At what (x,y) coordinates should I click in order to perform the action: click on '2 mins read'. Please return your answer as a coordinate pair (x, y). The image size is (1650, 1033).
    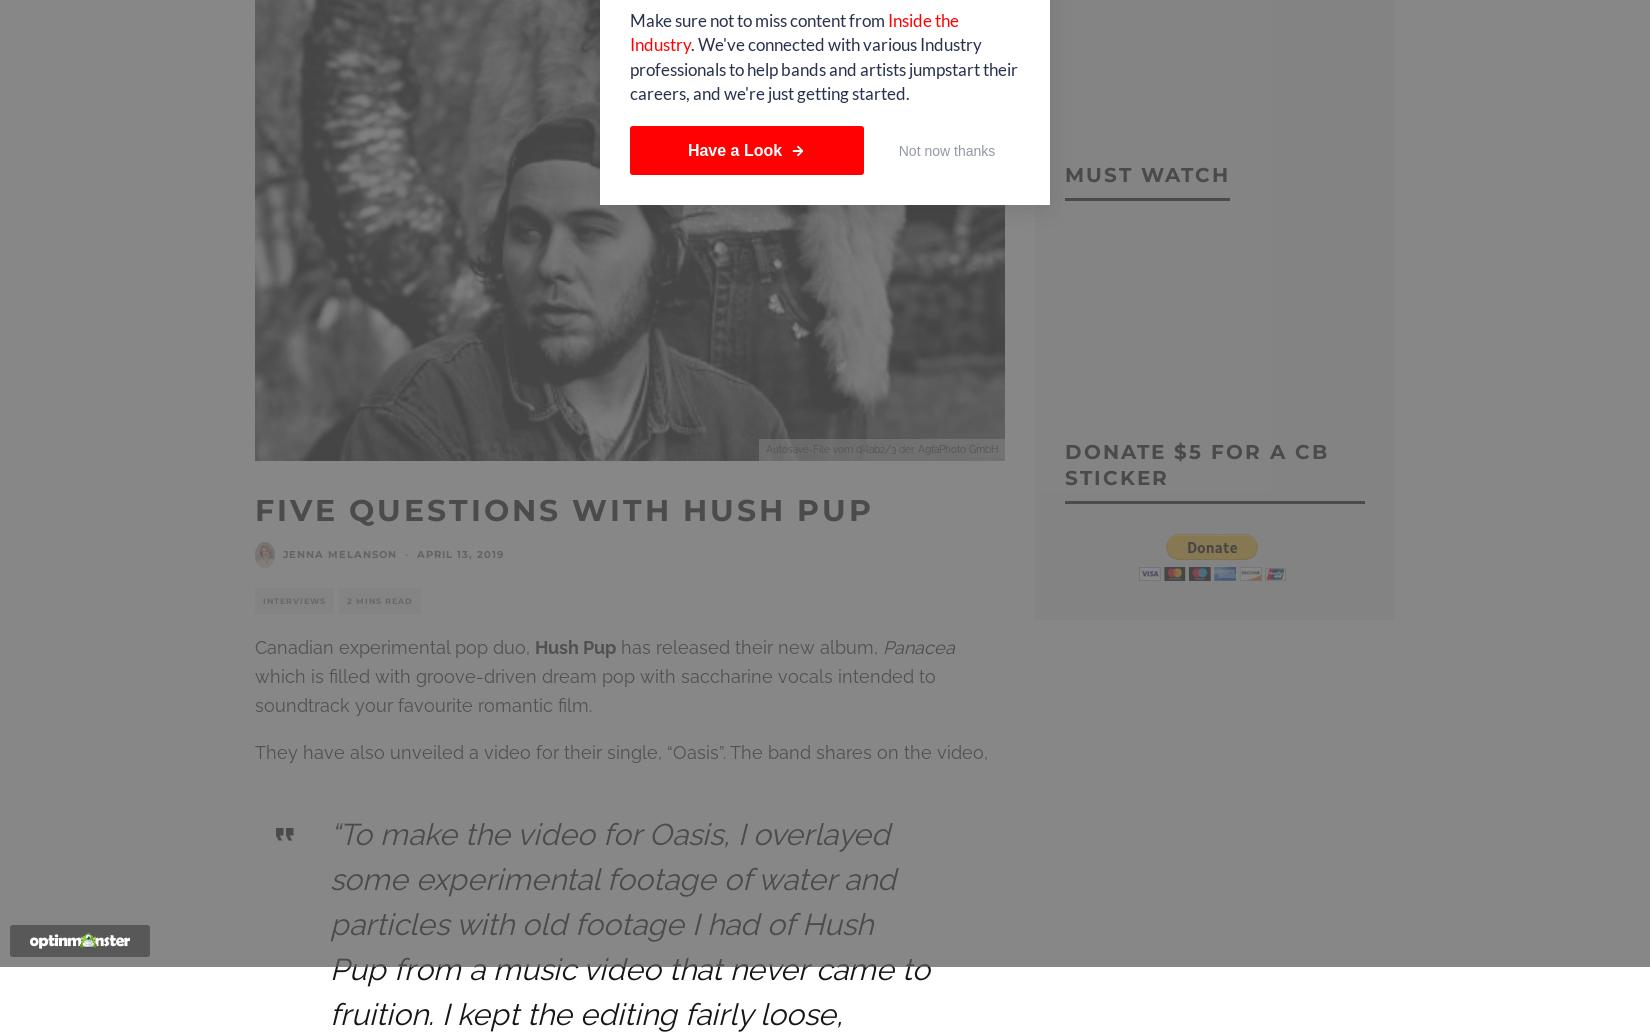
    Looking at the image, I should click on (379, 599).